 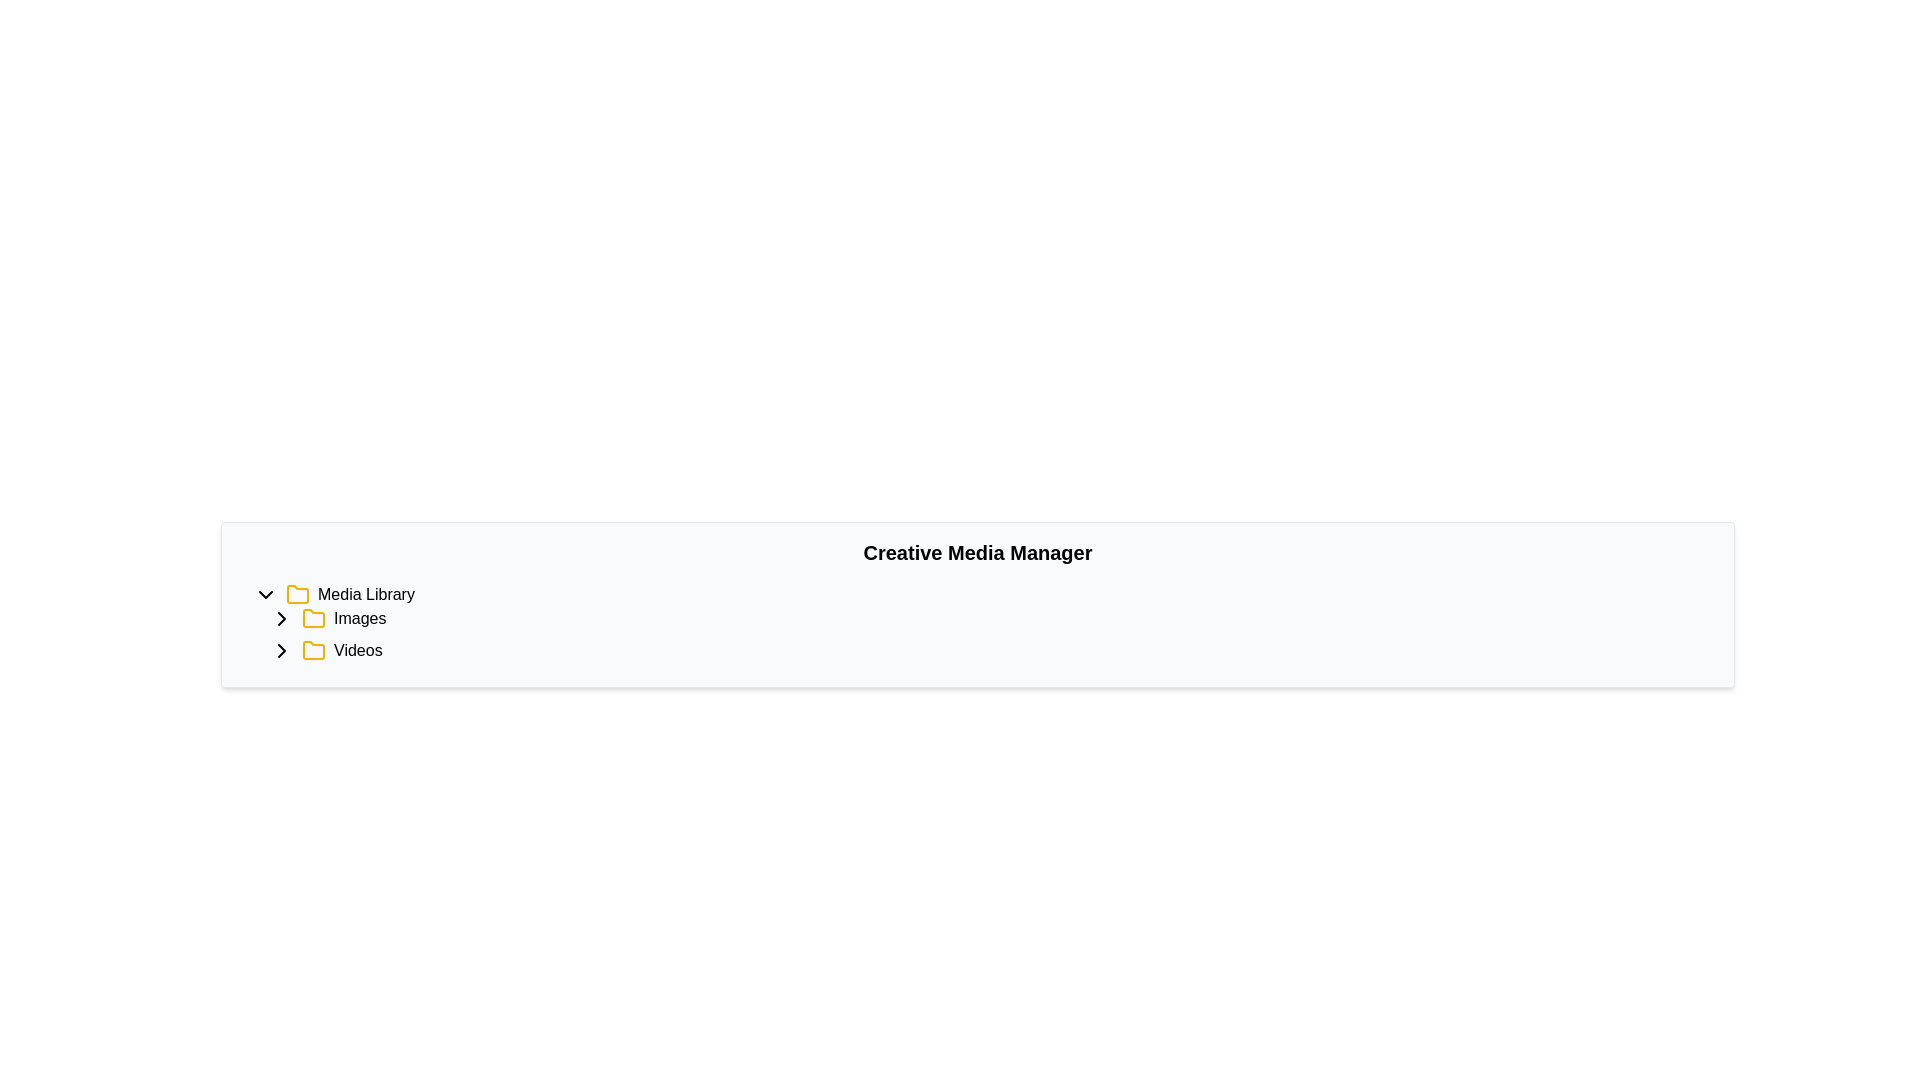 I want to click on the yellow folder icon representing the 'Videos' sub-item in the directory tree structure, located below 'Media Library', so click(x=312, y=650).